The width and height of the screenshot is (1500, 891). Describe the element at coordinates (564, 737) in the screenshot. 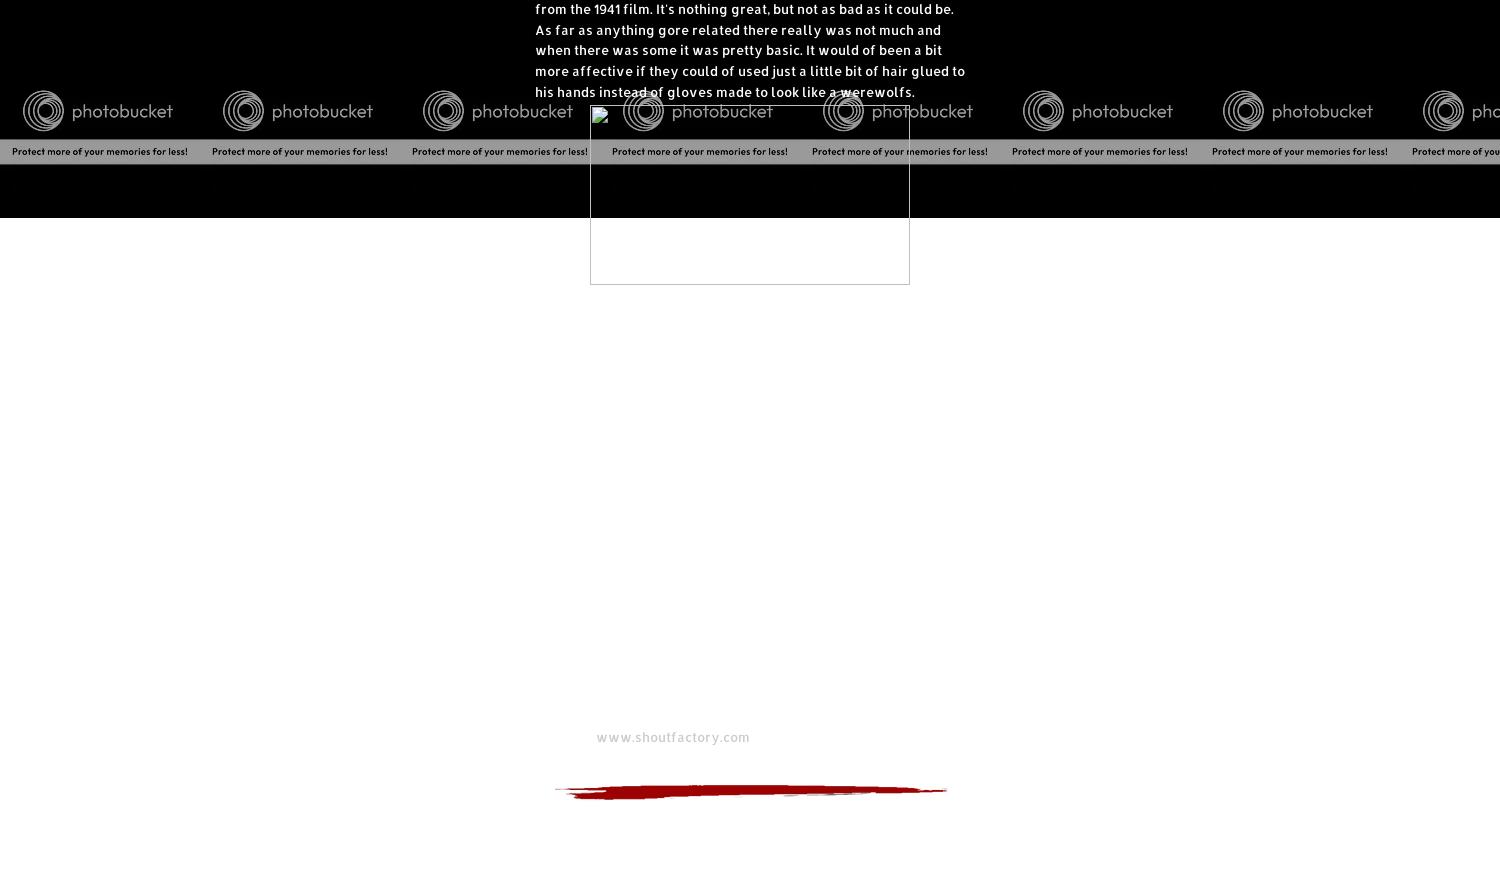

I see `'Website:'` at that location.